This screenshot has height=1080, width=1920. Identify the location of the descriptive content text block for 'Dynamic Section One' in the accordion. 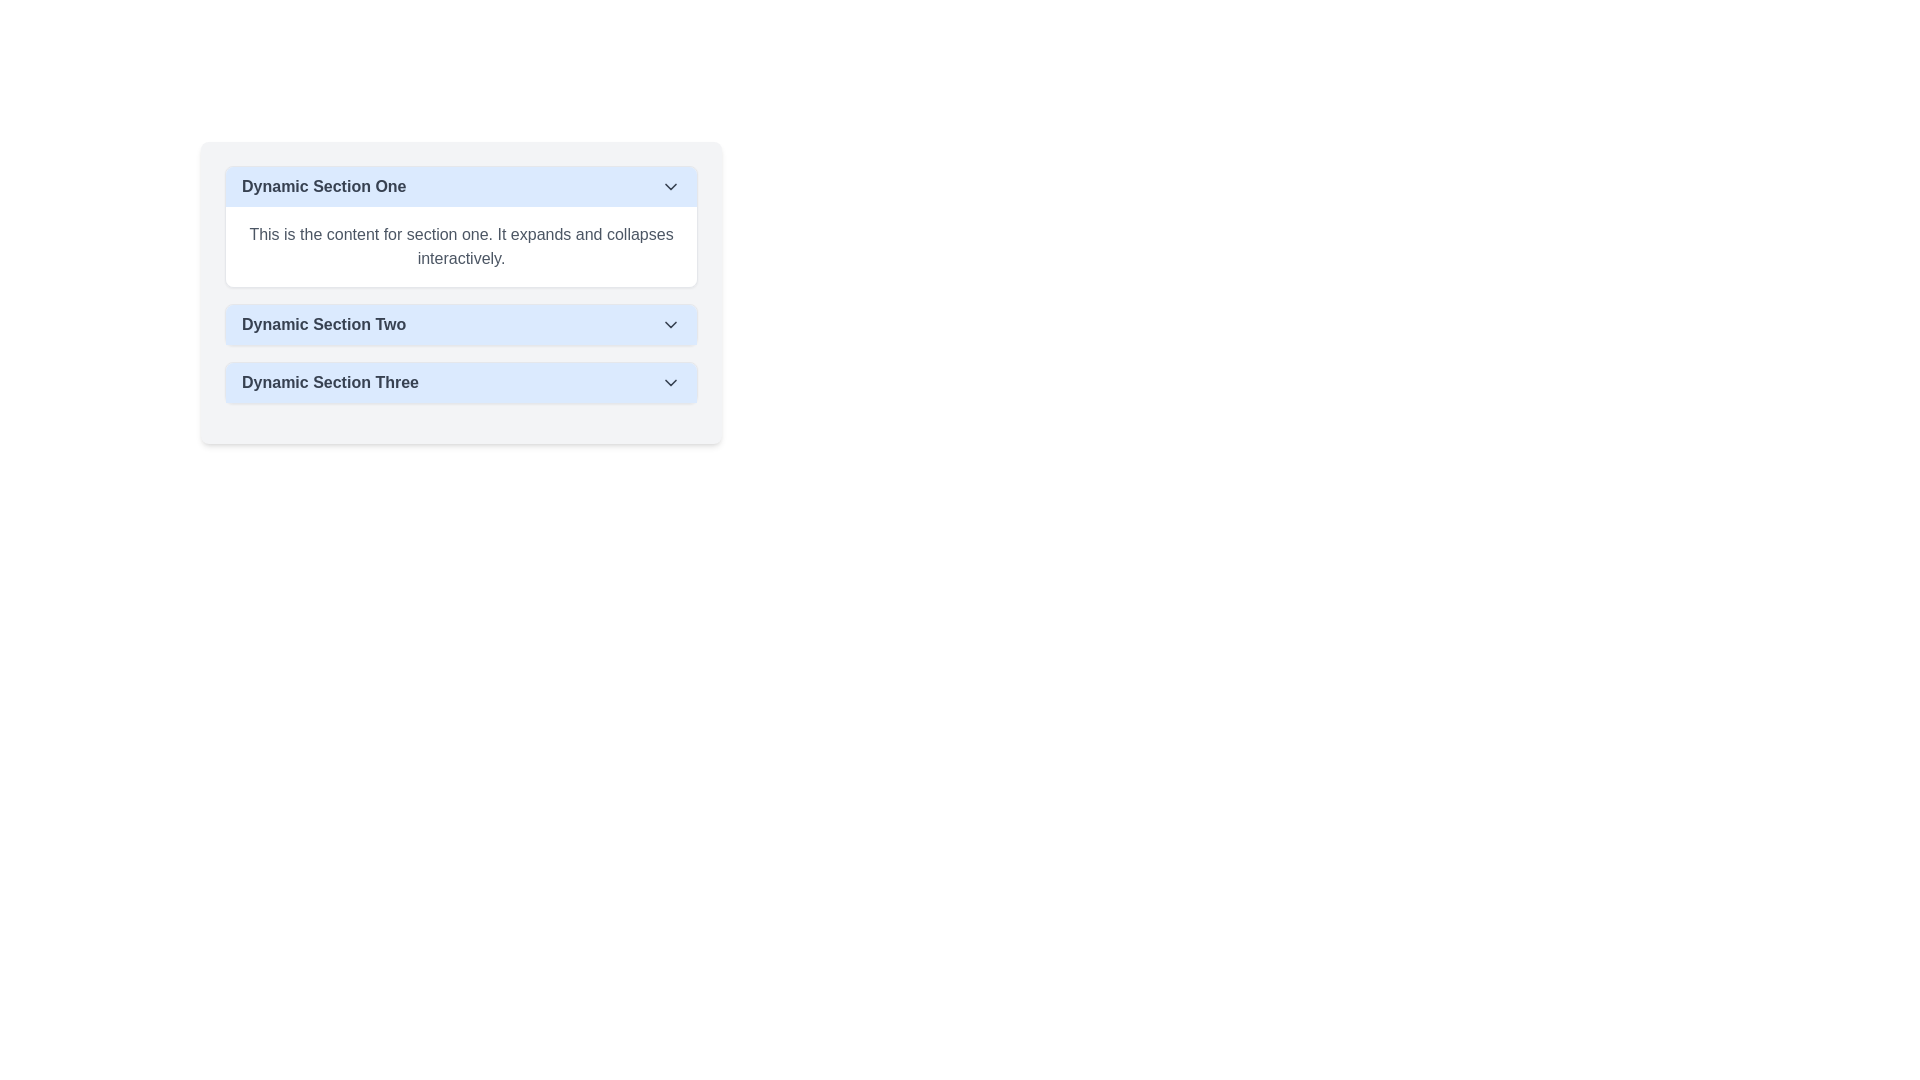
(460, 245).